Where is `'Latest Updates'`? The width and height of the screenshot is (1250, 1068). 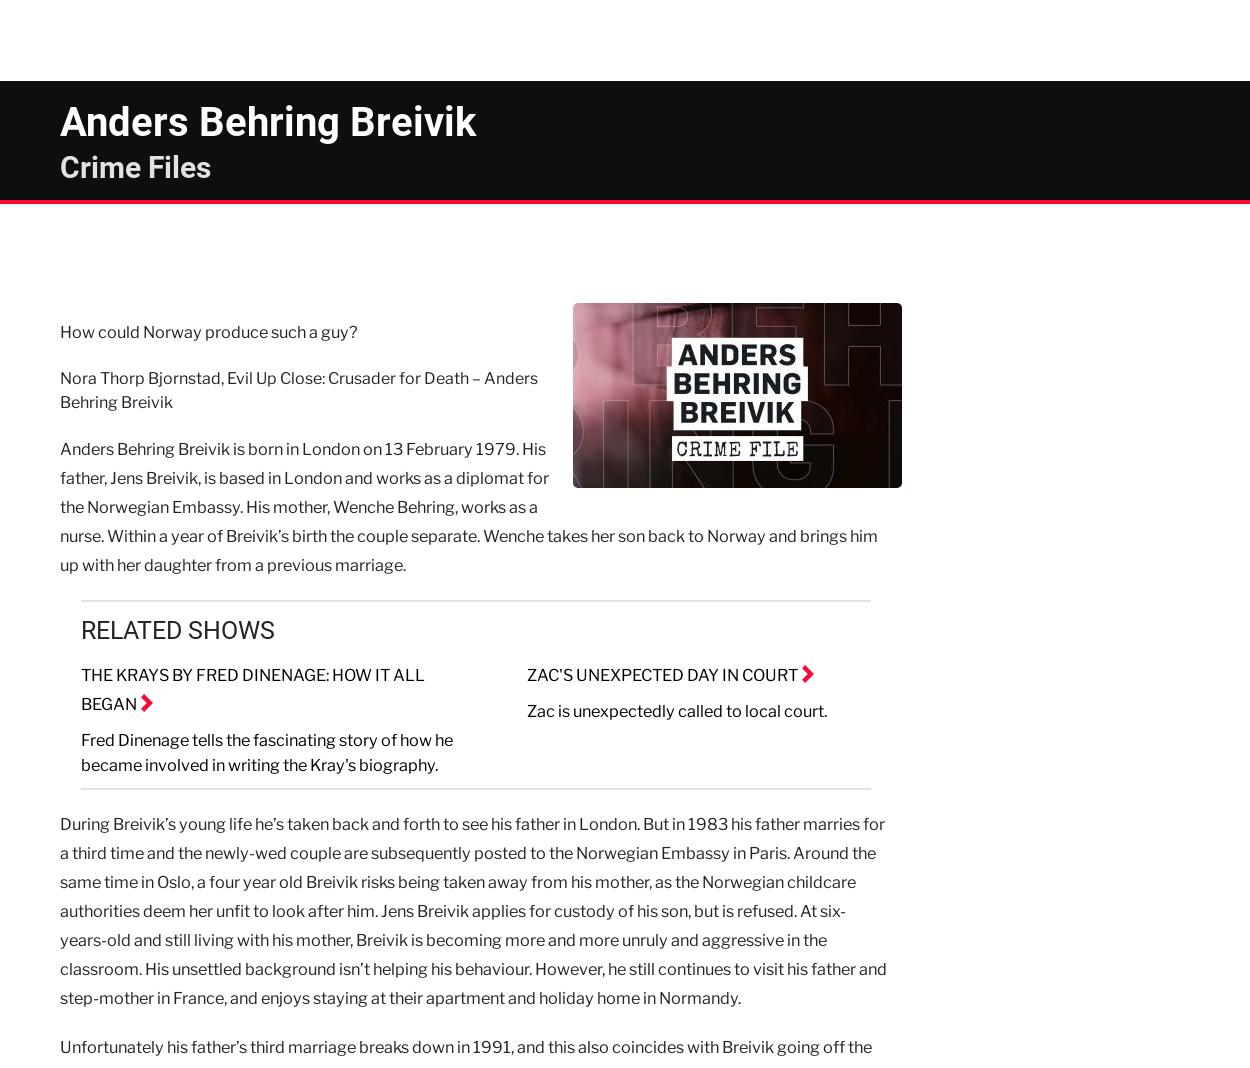 'Latest Updates' is located at coordinates (798, 39).